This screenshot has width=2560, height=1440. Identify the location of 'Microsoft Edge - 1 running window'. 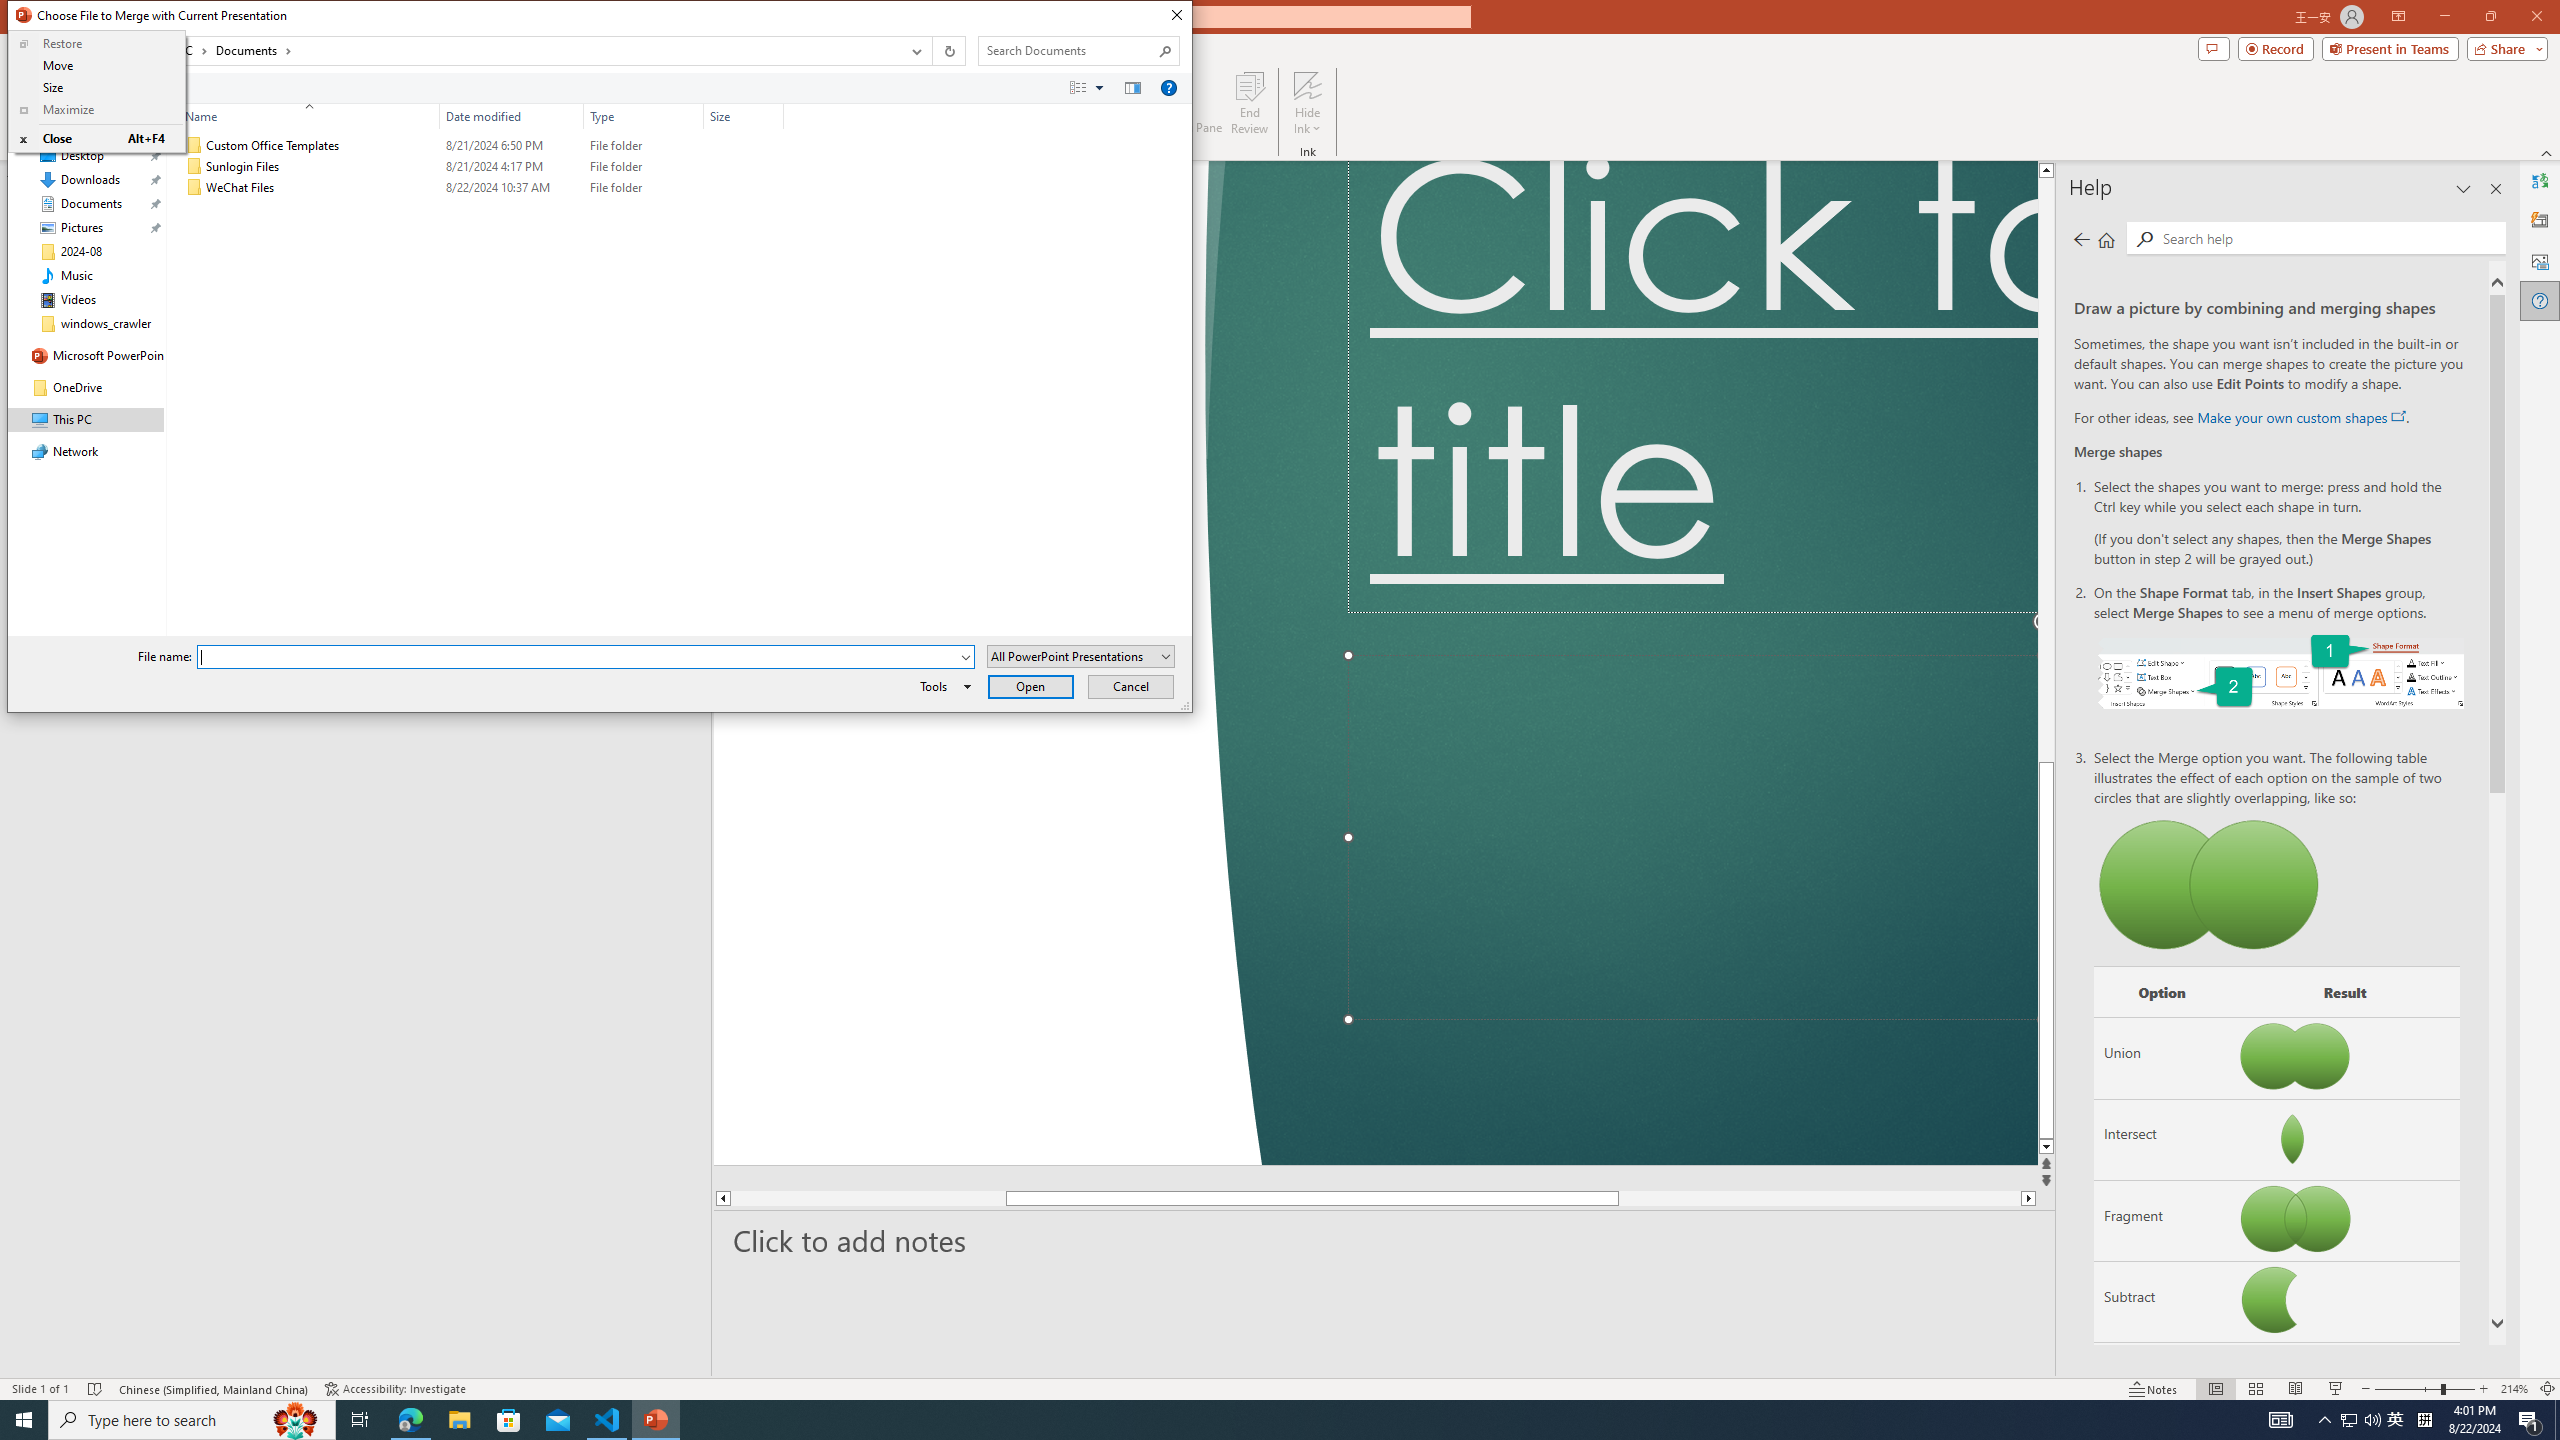
(409, 1418).